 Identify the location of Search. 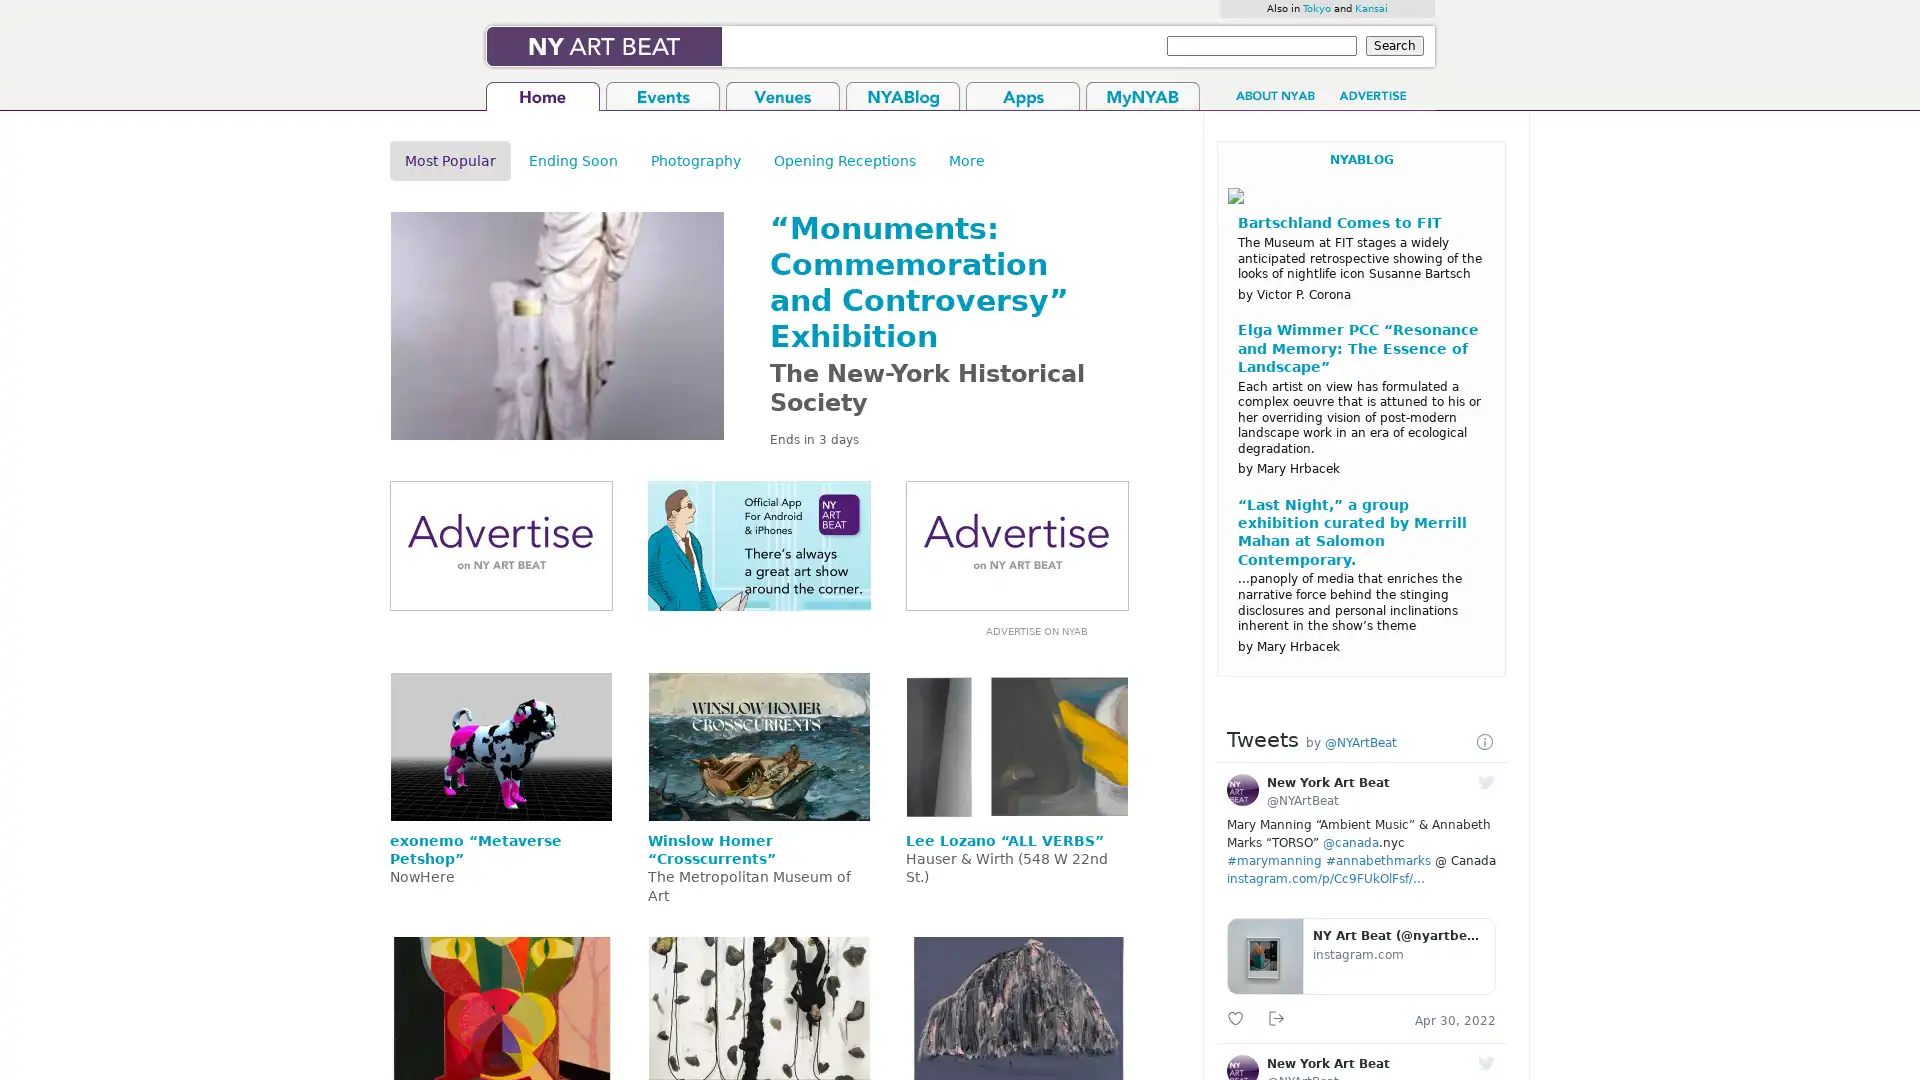
(1394, 45).